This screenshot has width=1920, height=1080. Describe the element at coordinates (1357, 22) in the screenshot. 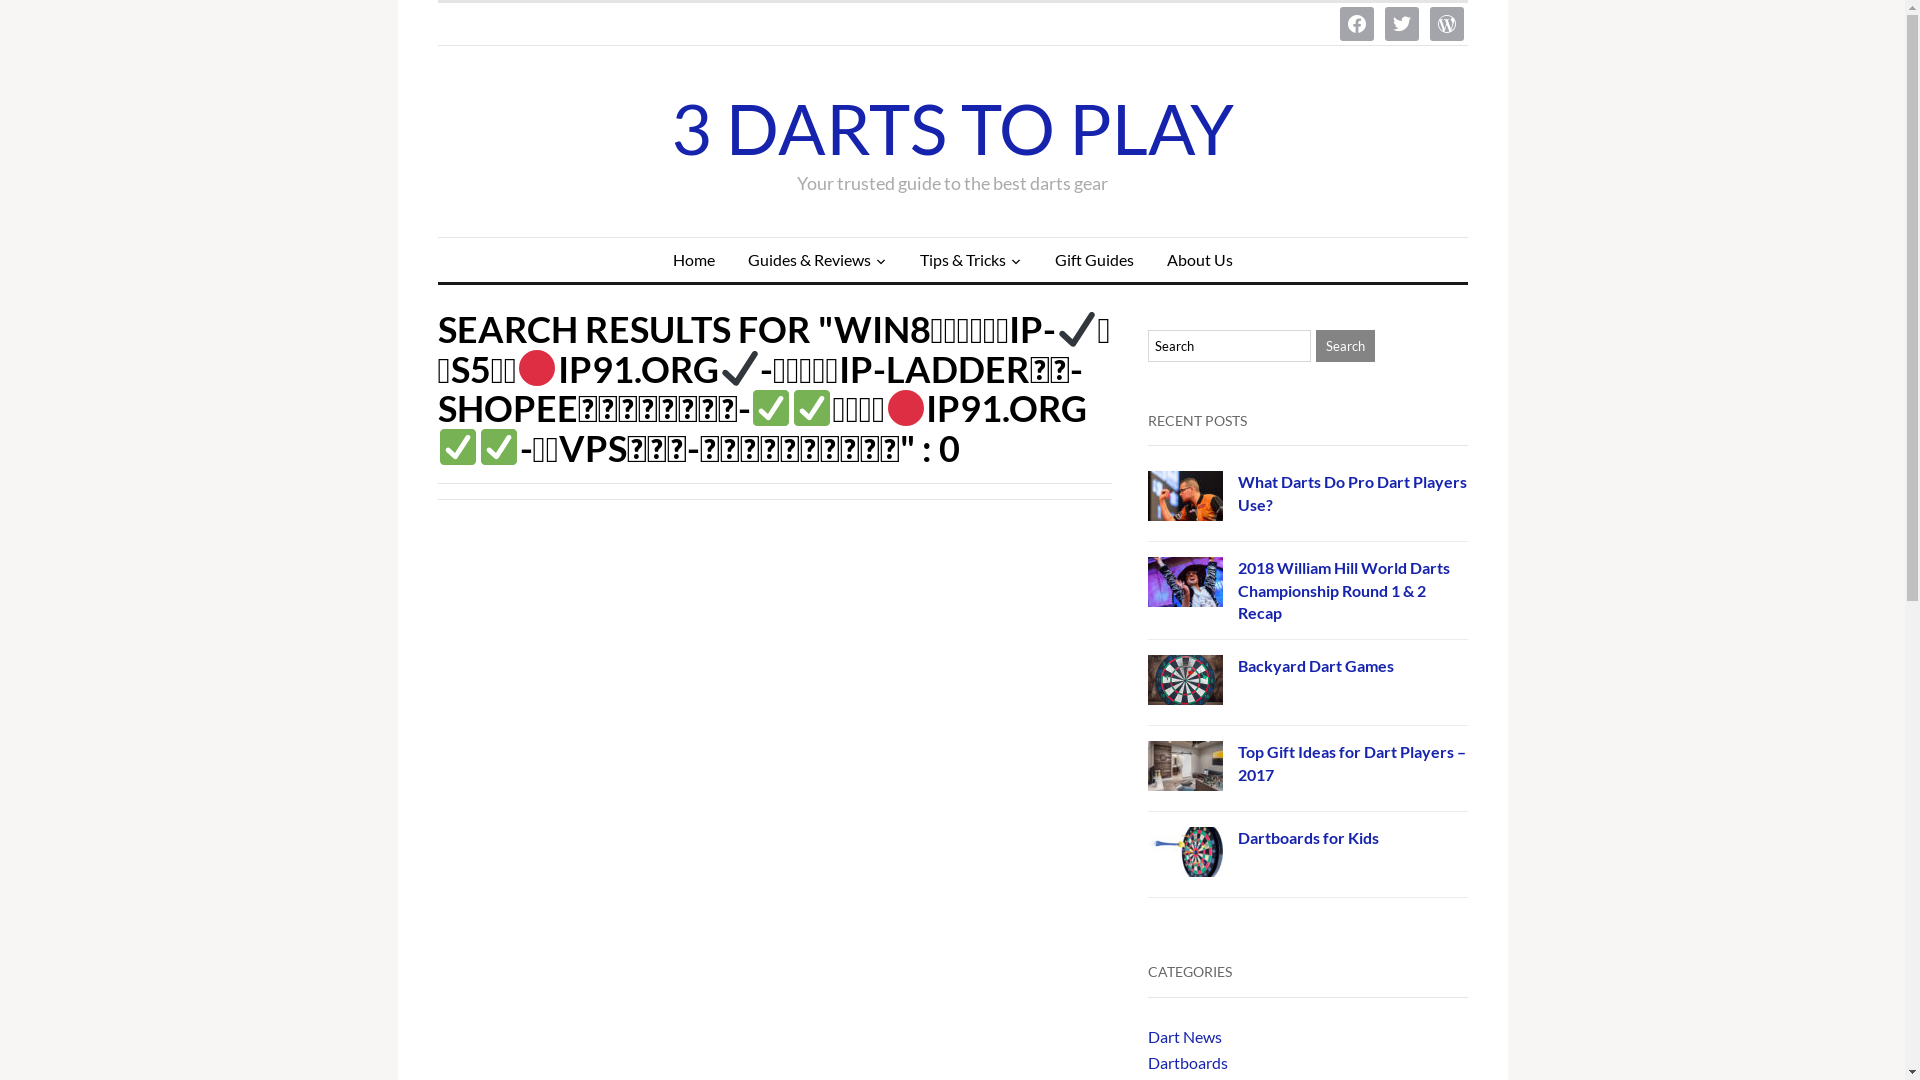

I see `'facebook'` at that location.